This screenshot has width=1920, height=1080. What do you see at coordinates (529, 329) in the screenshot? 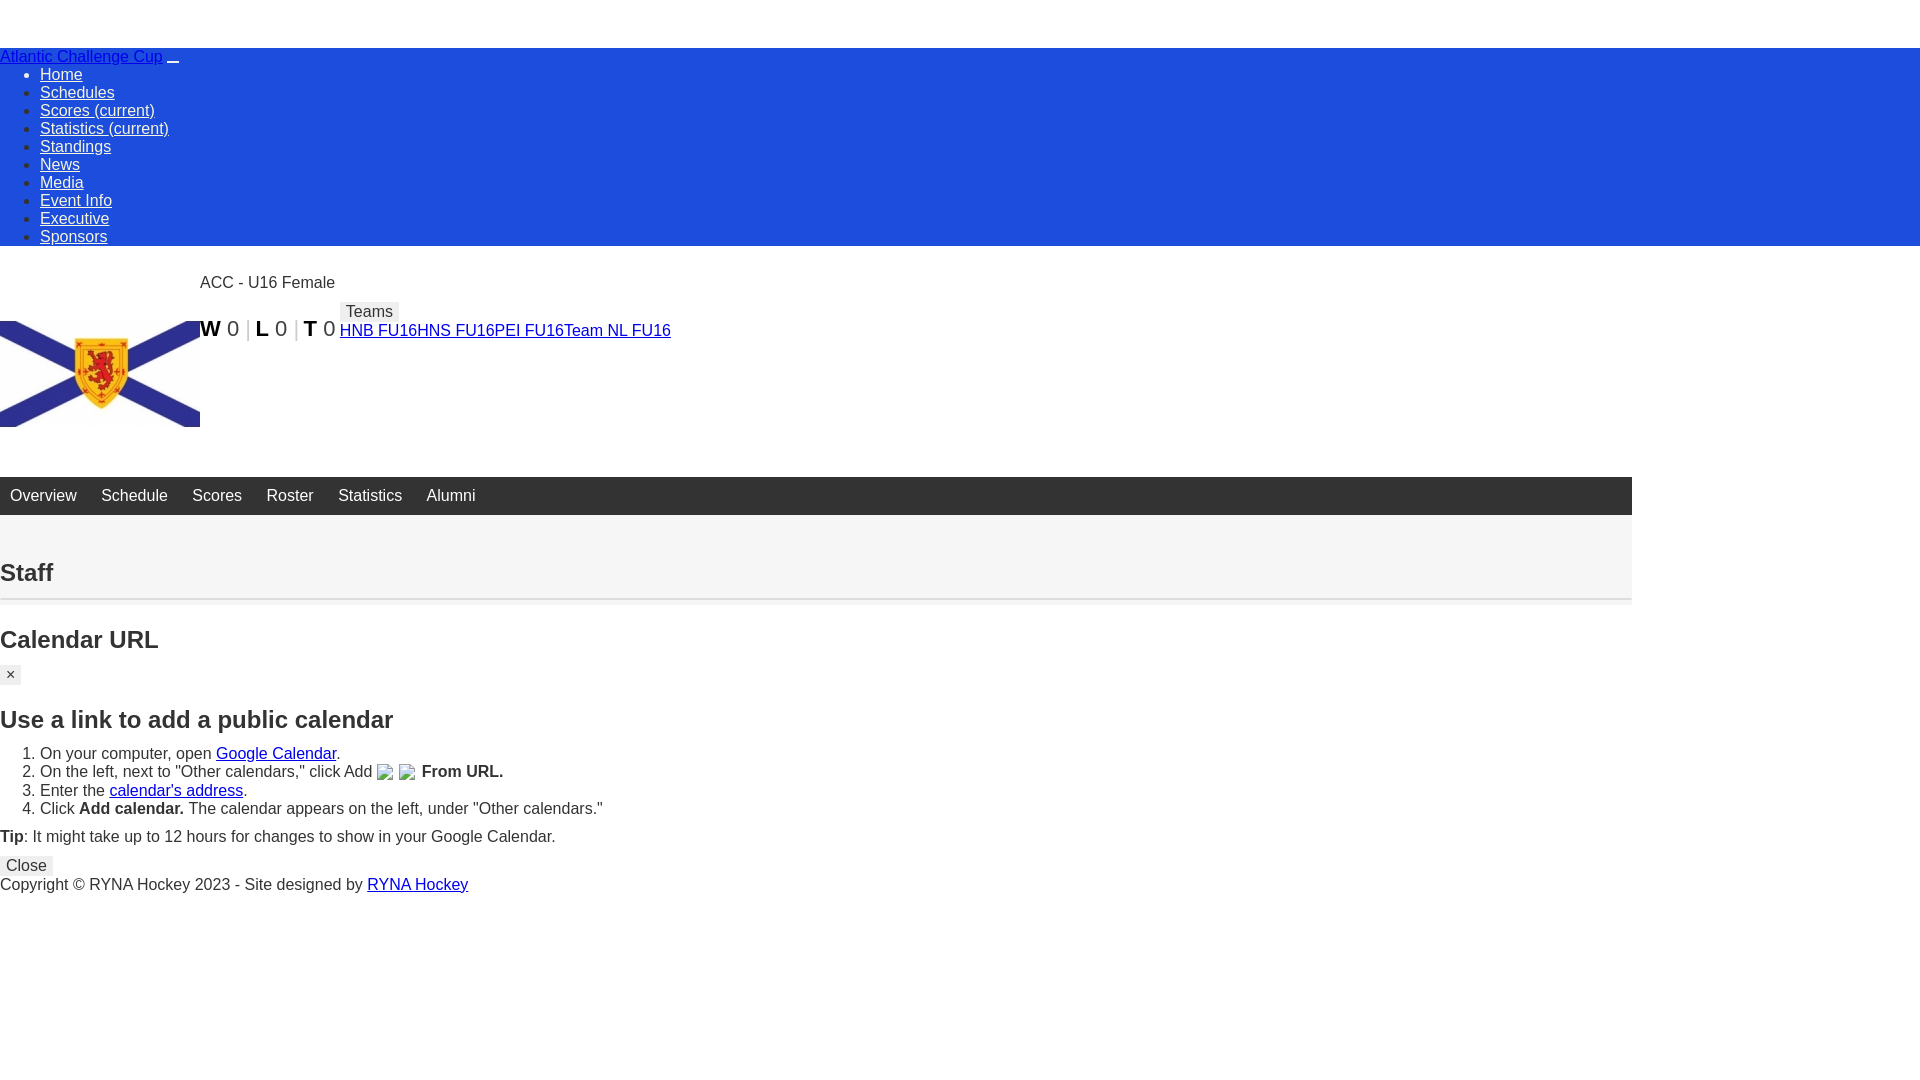
I see `'PEI FU16'` at bounding box center [529, 329].